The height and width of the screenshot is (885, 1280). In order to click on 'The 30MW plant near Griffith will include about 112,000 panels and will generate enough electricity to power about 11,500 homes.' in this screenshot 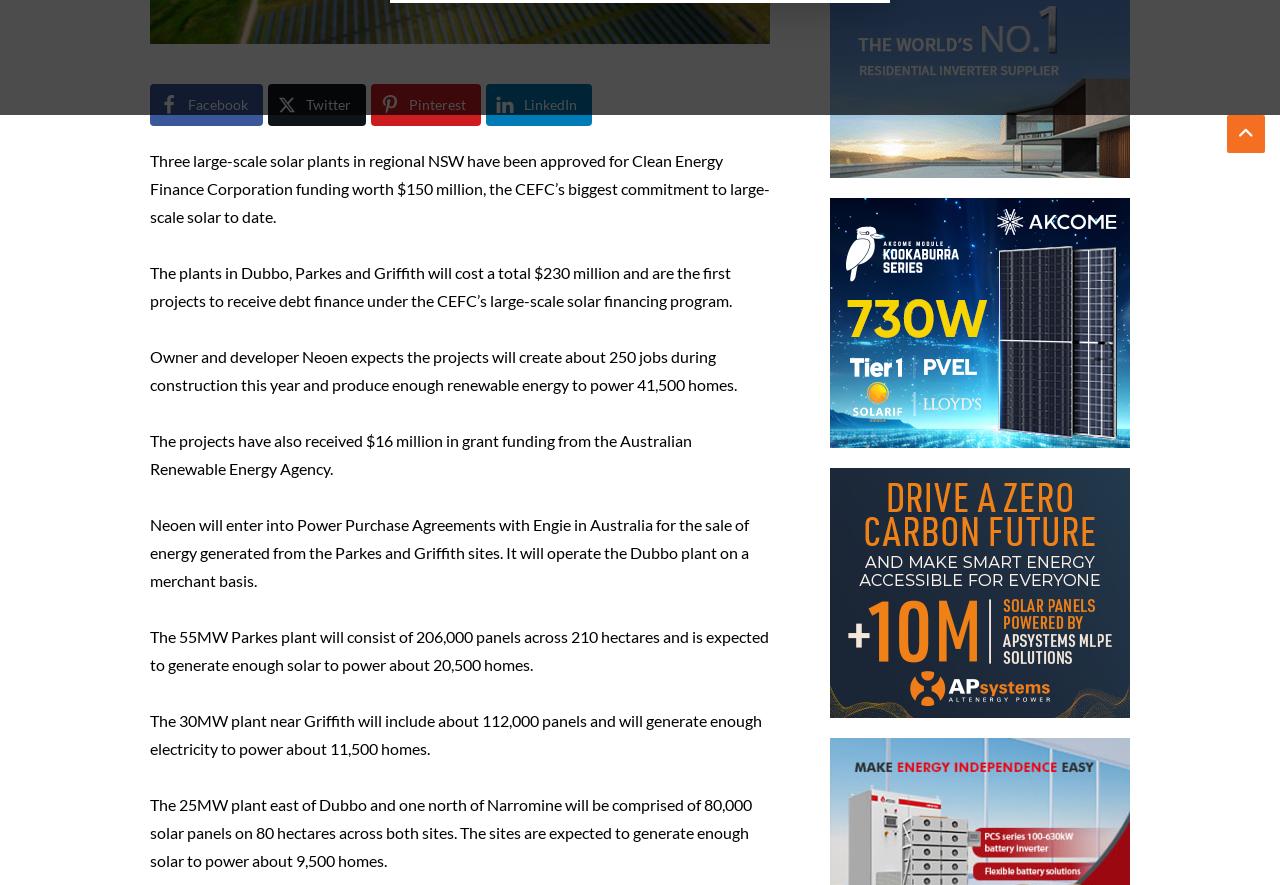, I will do `click(149, 734)`.